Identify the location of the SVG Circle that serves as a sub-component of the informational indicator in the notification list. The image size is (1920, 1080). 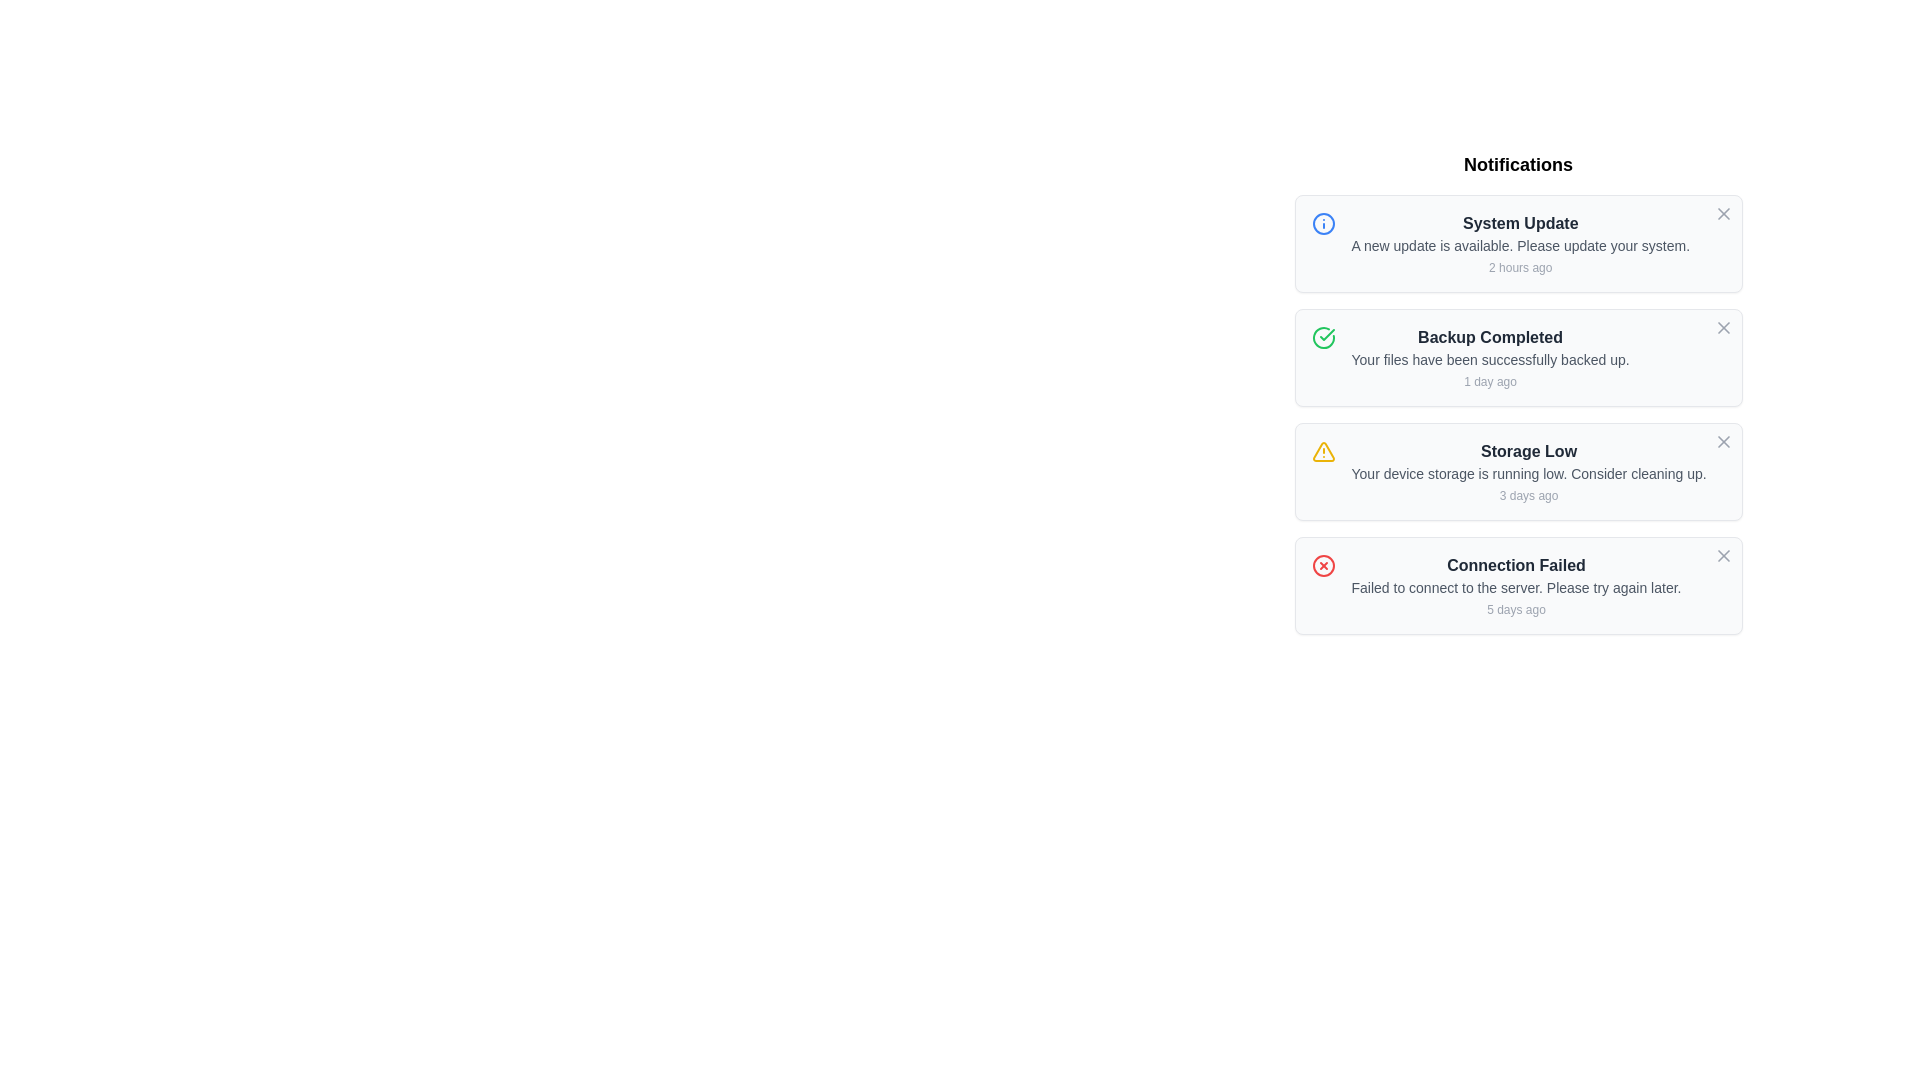
(1323, 223).